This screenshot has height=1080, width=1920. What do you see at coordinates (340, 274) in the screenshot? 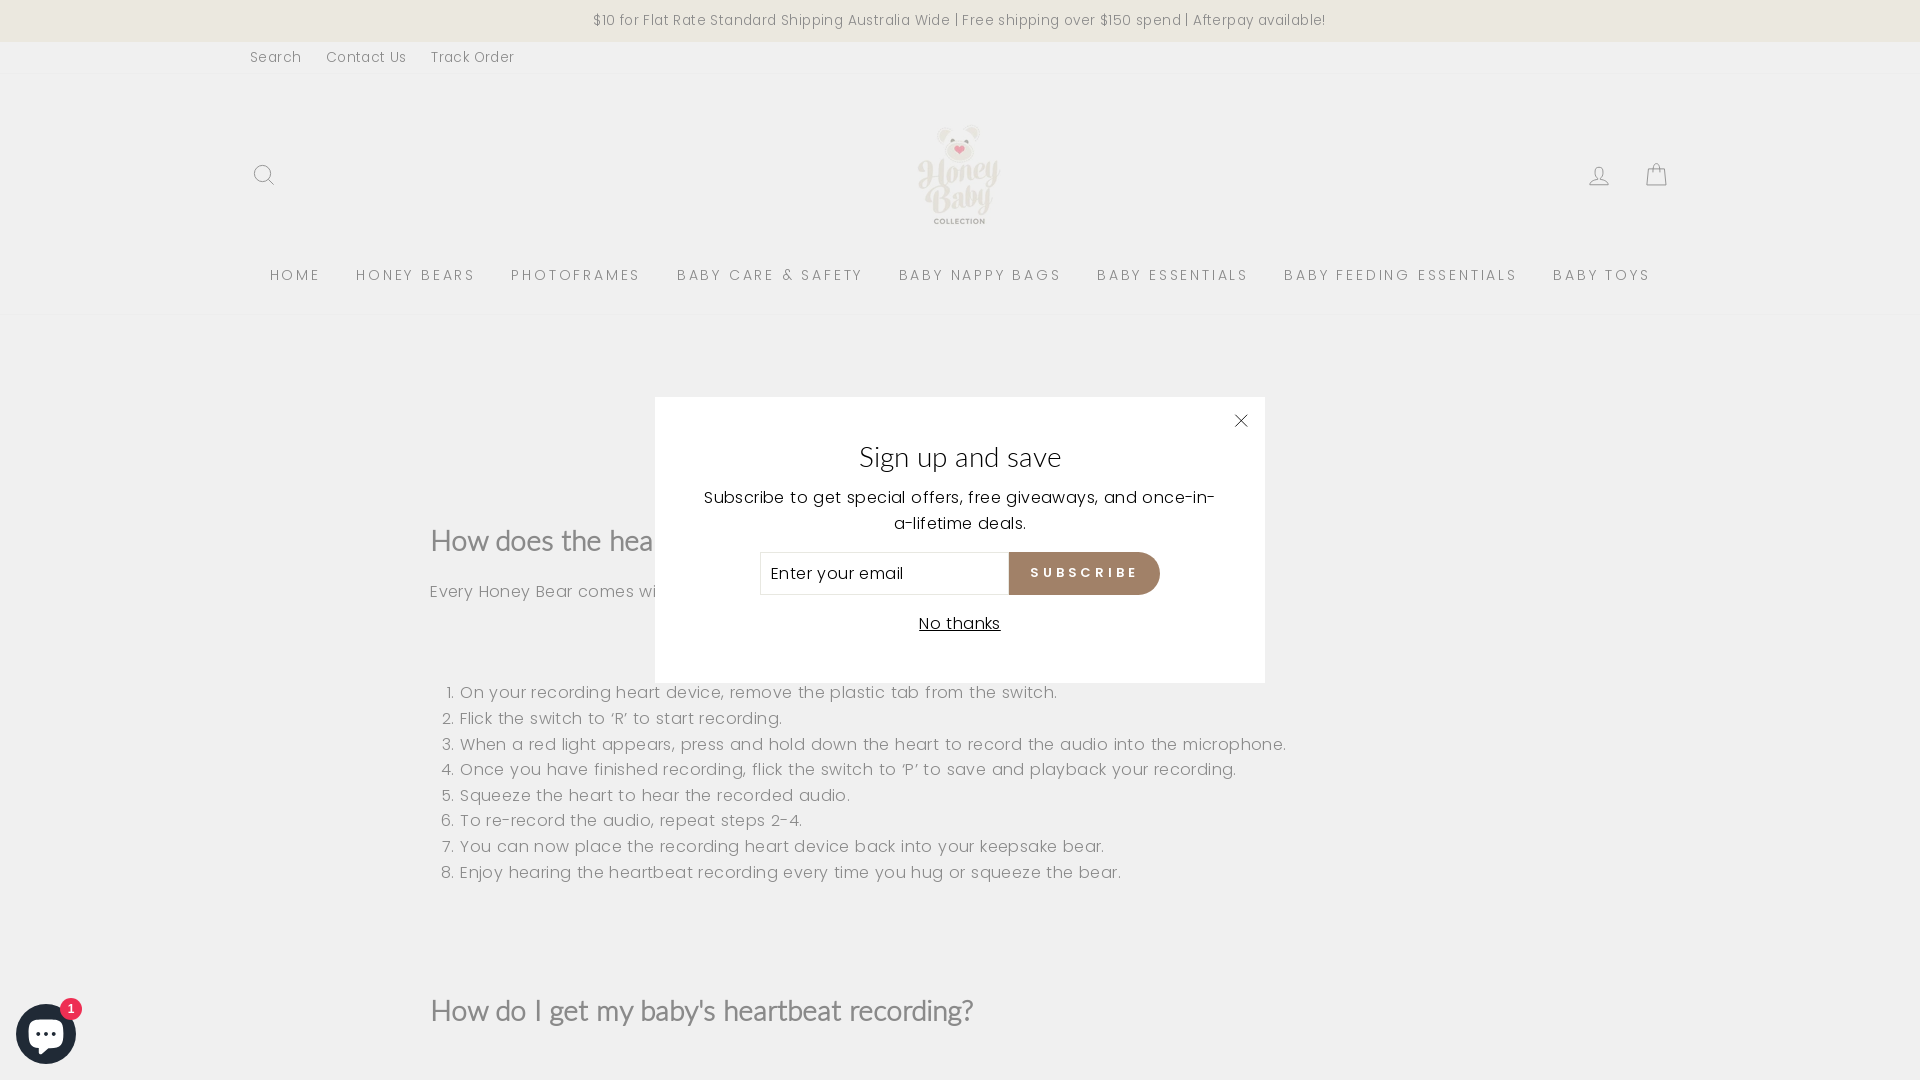
I see `'HONEY BEARS'` at bounding box center [340, 274].